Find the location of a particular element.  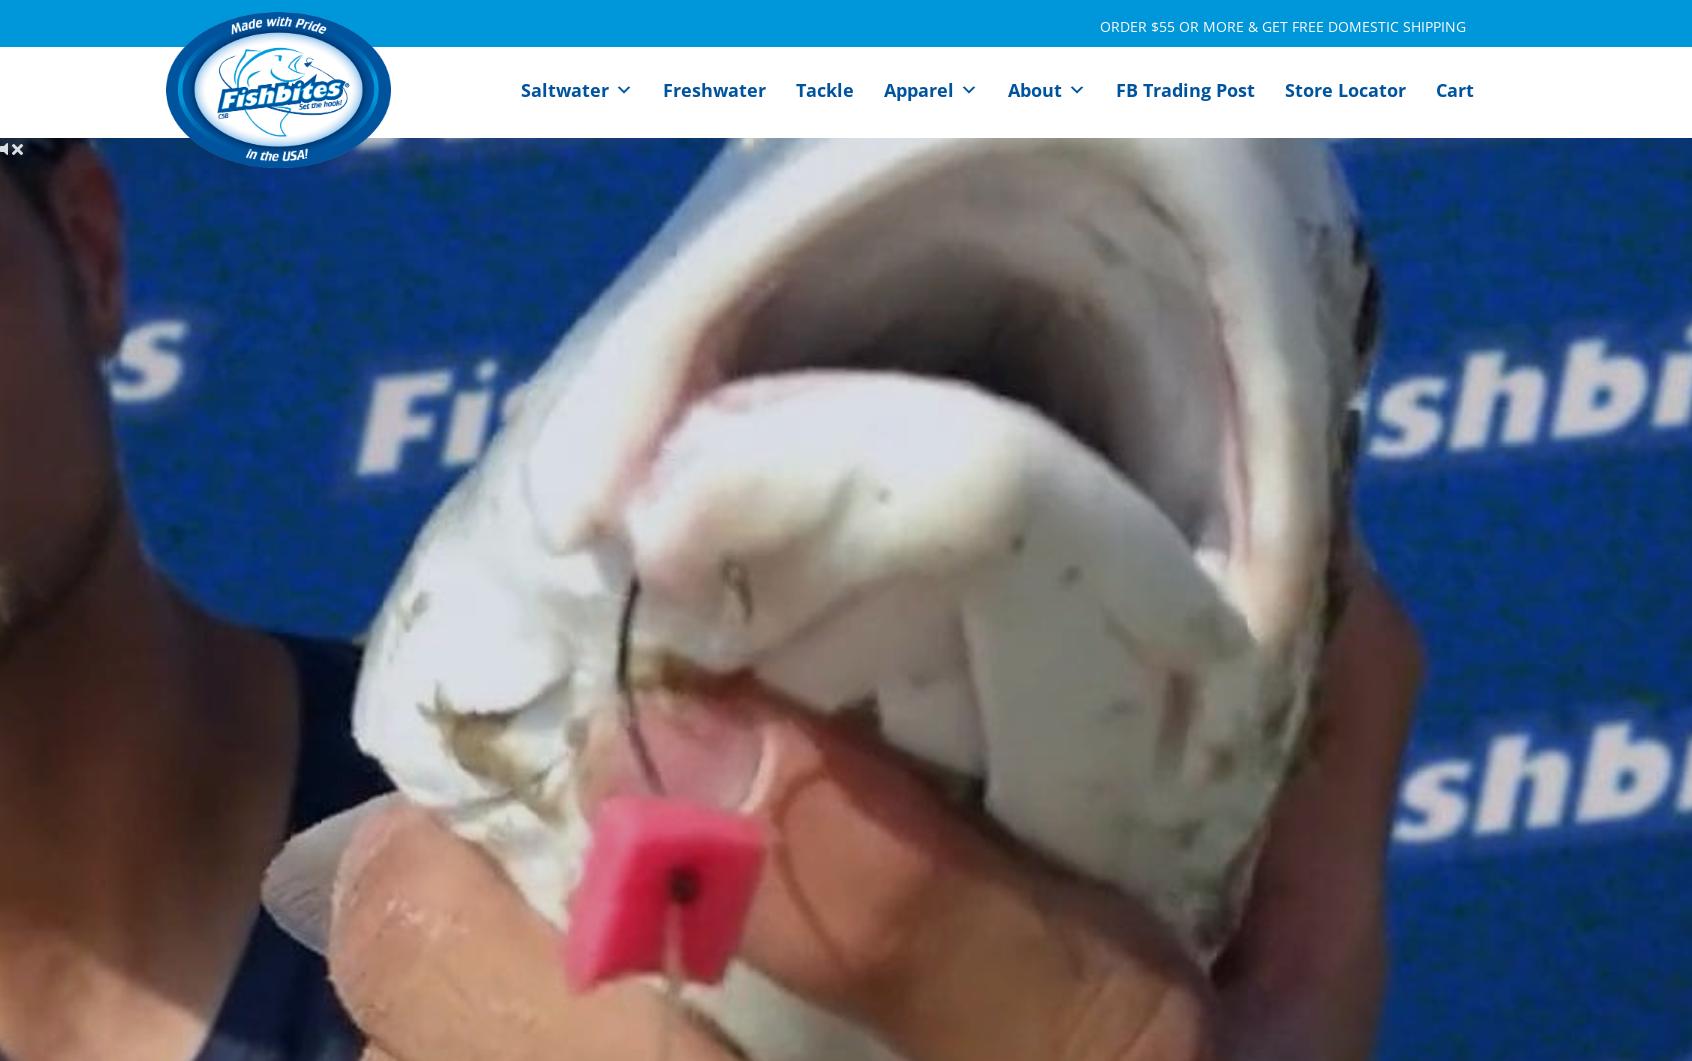

'Tackle' is located at coordinates (825, 89).